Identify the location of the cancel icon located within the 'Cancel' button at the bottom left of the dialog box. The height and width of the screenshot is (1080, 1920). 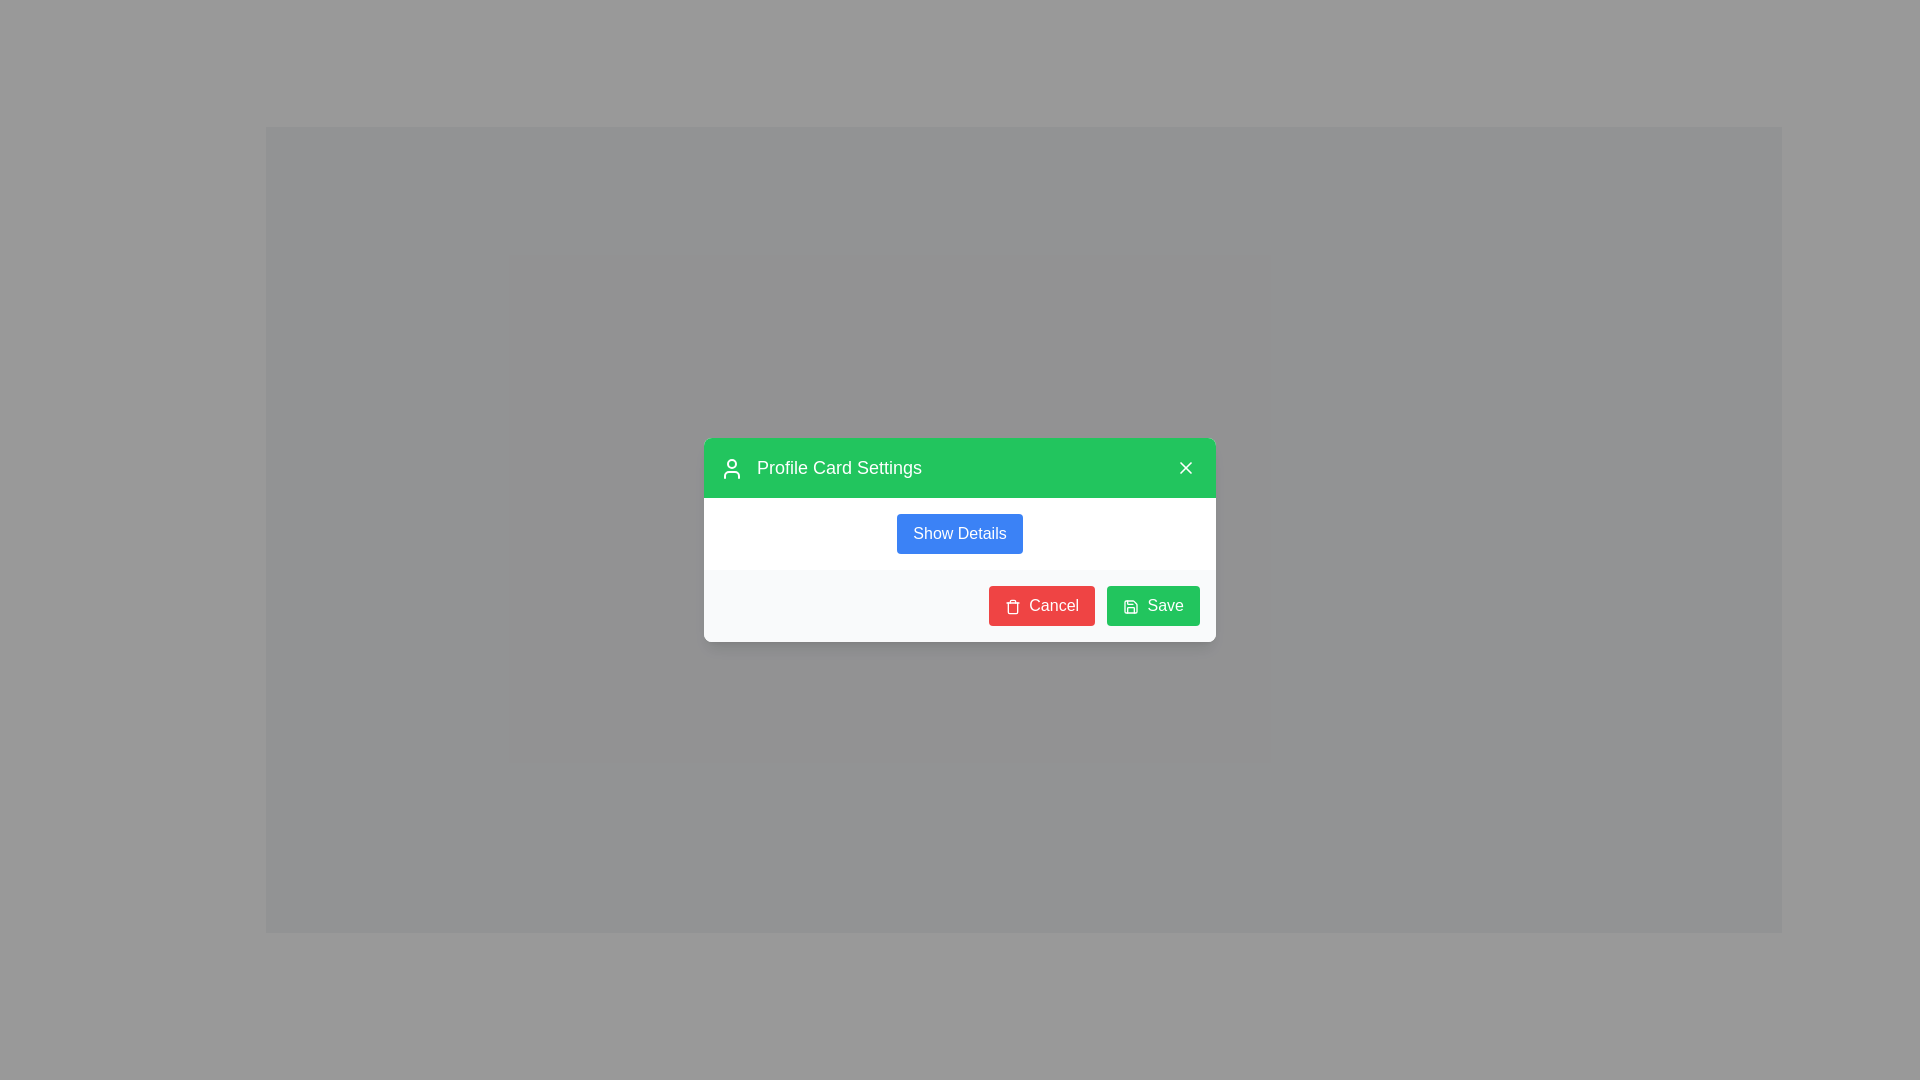
(1012, 605).